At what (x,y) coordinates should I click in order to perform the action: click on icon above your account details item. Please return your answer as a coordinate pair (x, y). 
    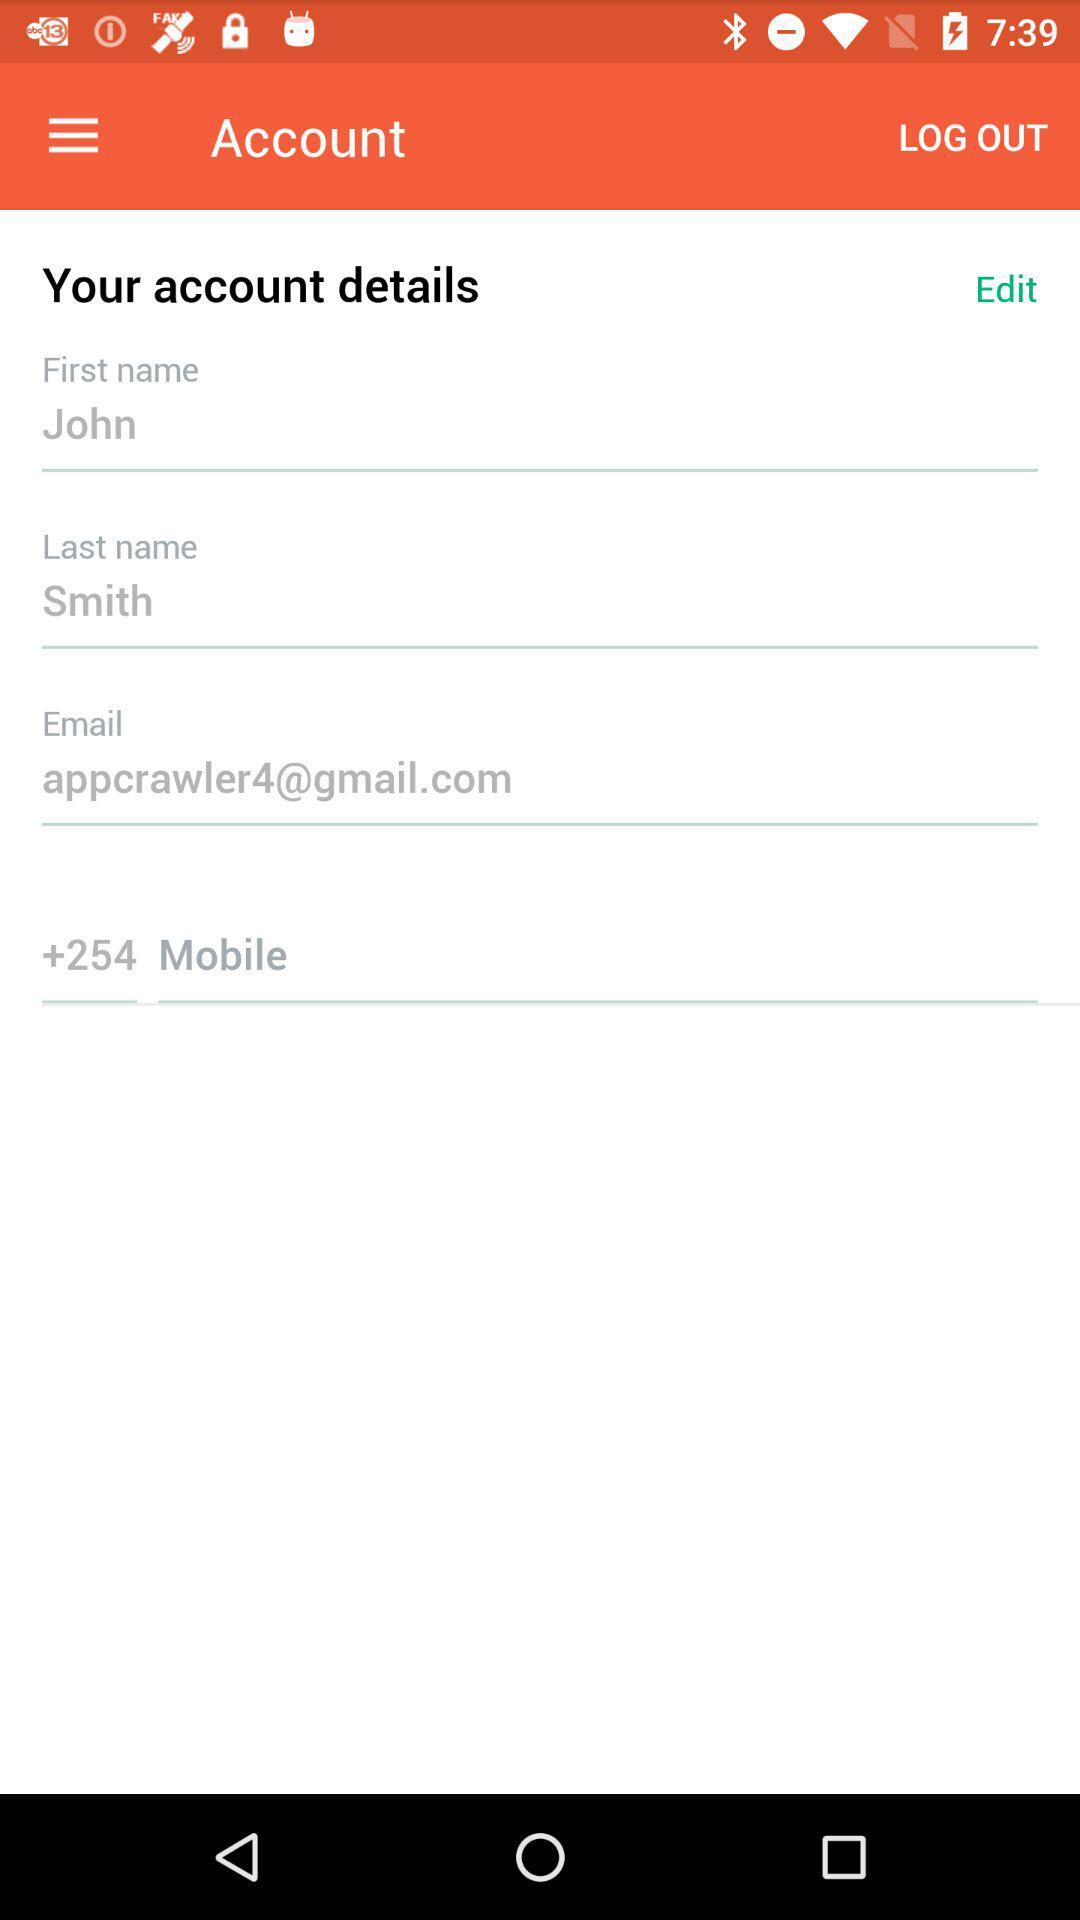
    Looking at the image, I should click on (972, 135).